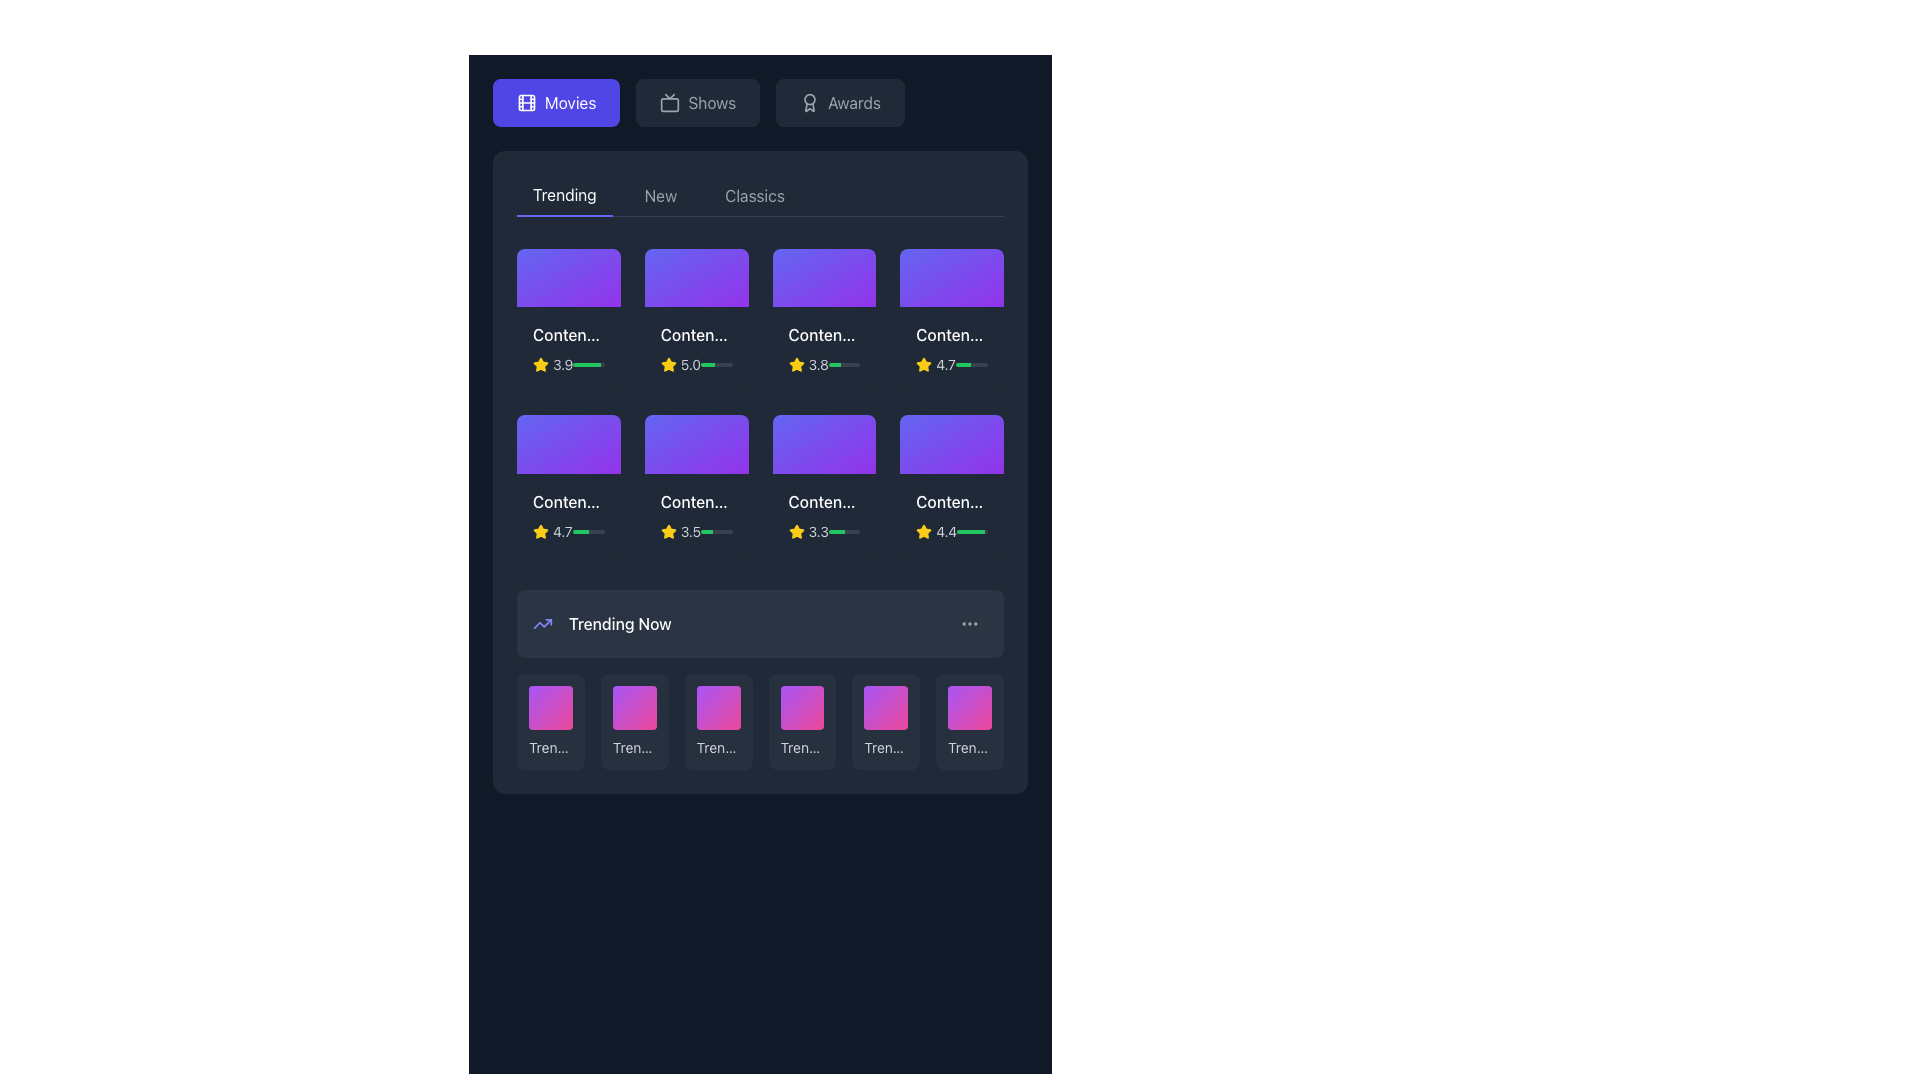 Image resolution: width=1920 pixels, height=1080 pixels. What do you see at coordinates (567, 443) in the screenshot?
I see `the Decorative card located in the second row of the content grid, which is the first card in this row, directly beneath the first card of the first row` at bounding box center [567, 443].